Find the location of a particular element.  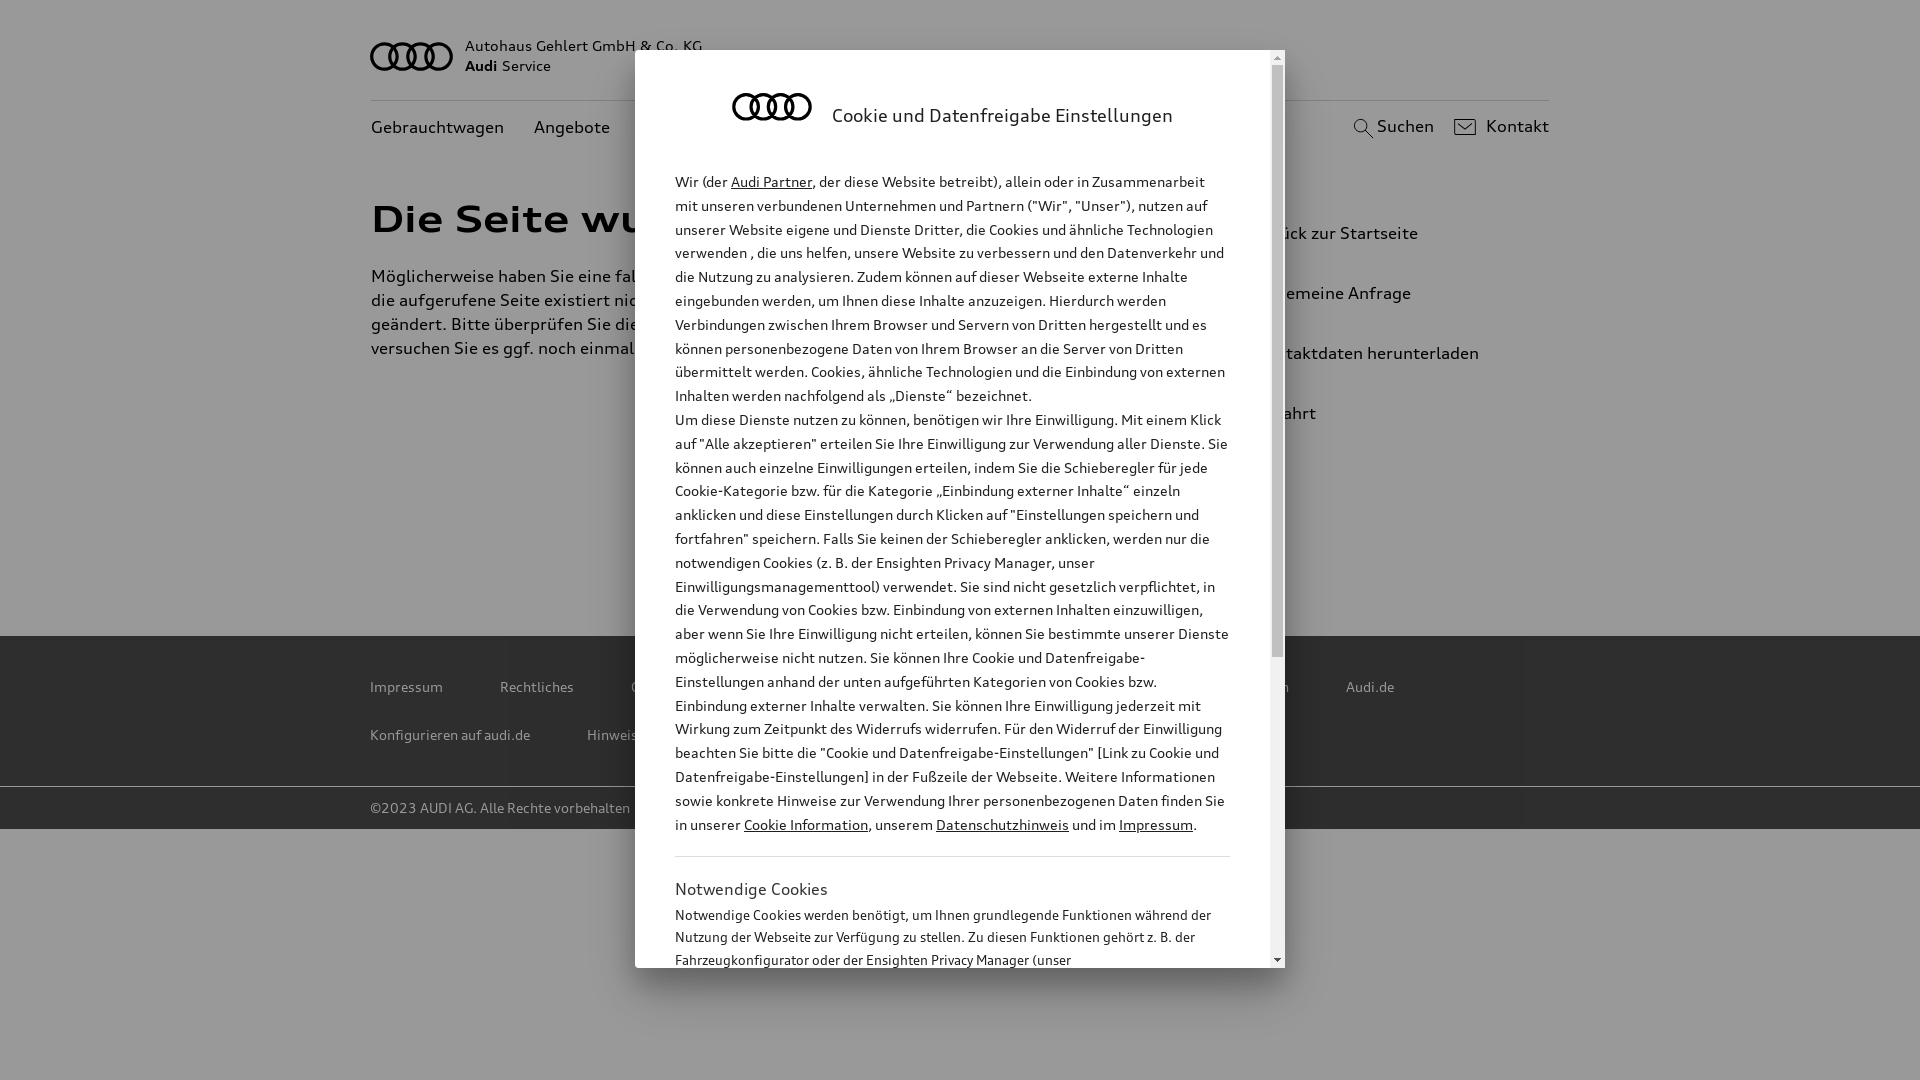

'Datenschutzhinweis' is located at coordinates (1002, 824).